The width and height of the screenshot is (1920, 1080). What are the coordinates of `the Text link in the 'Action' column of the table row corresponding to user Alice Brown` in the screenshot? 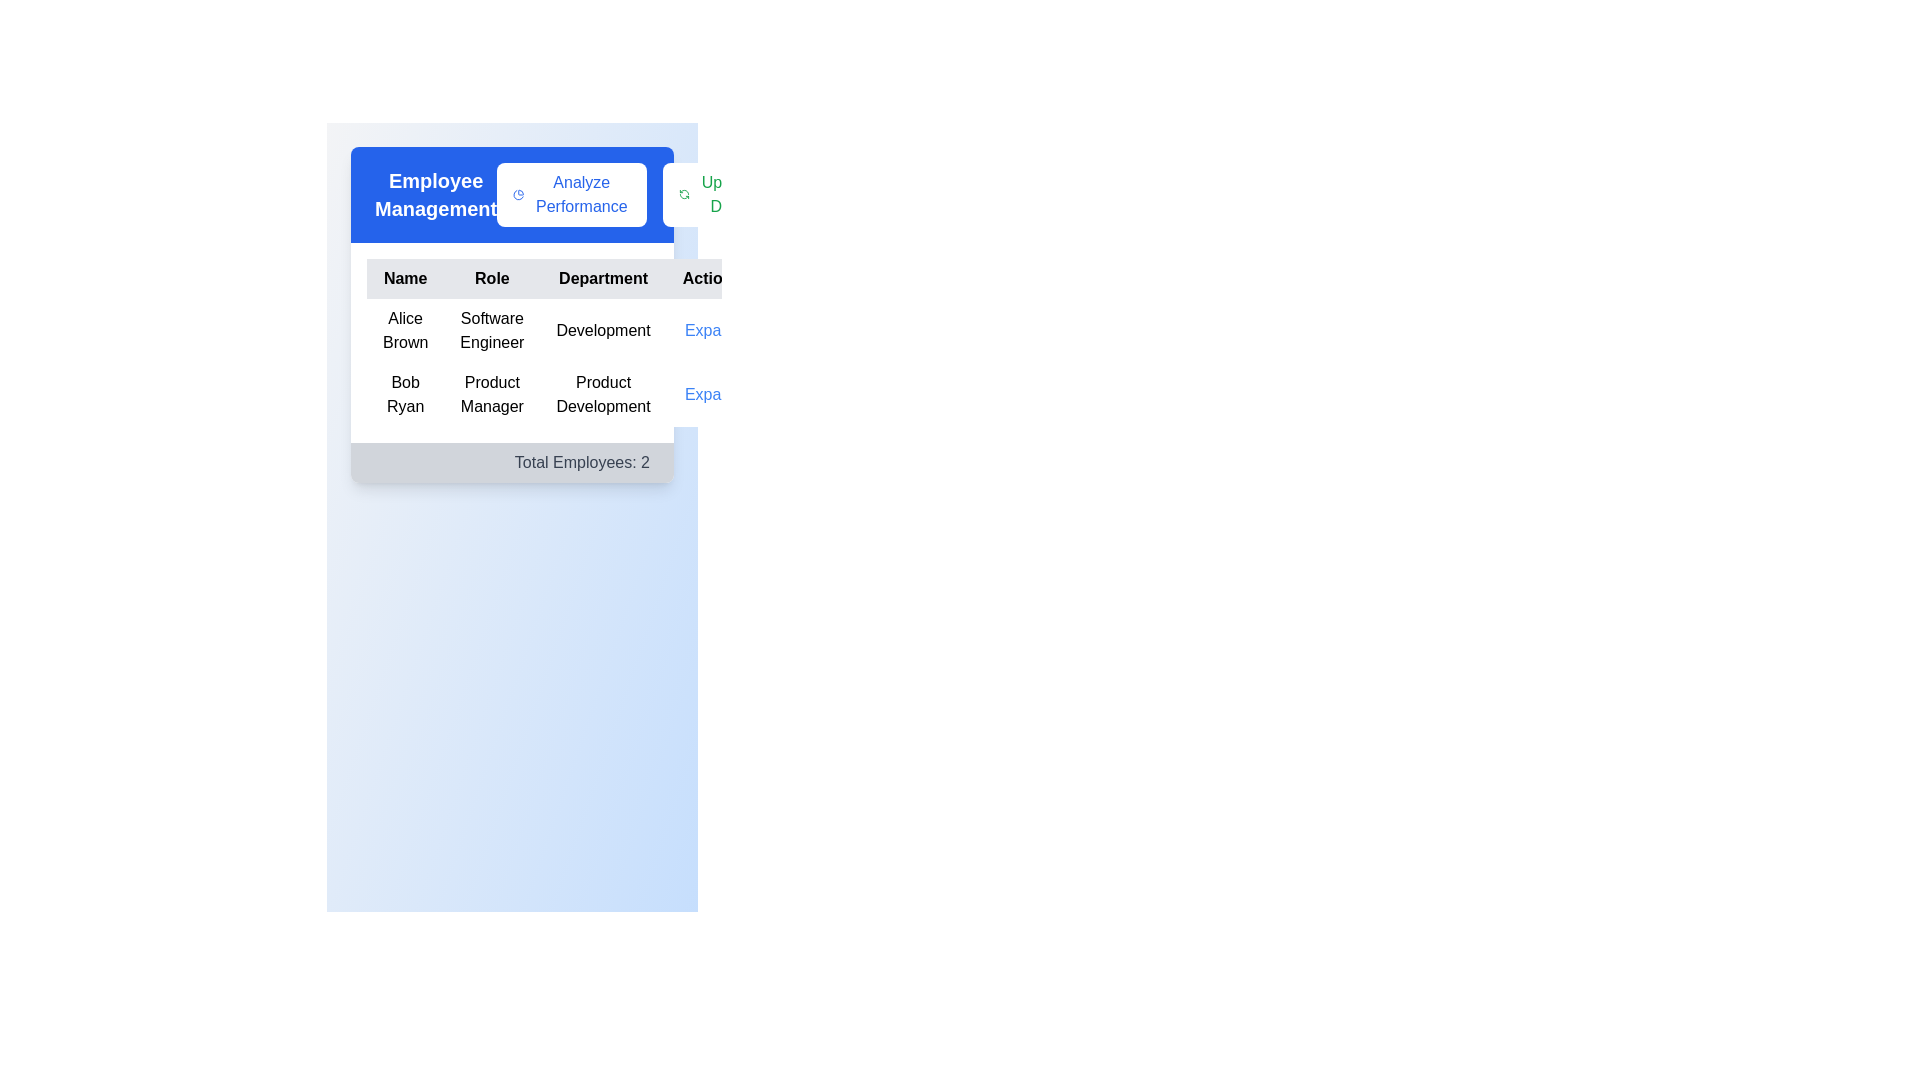 It's located at (711, 330).